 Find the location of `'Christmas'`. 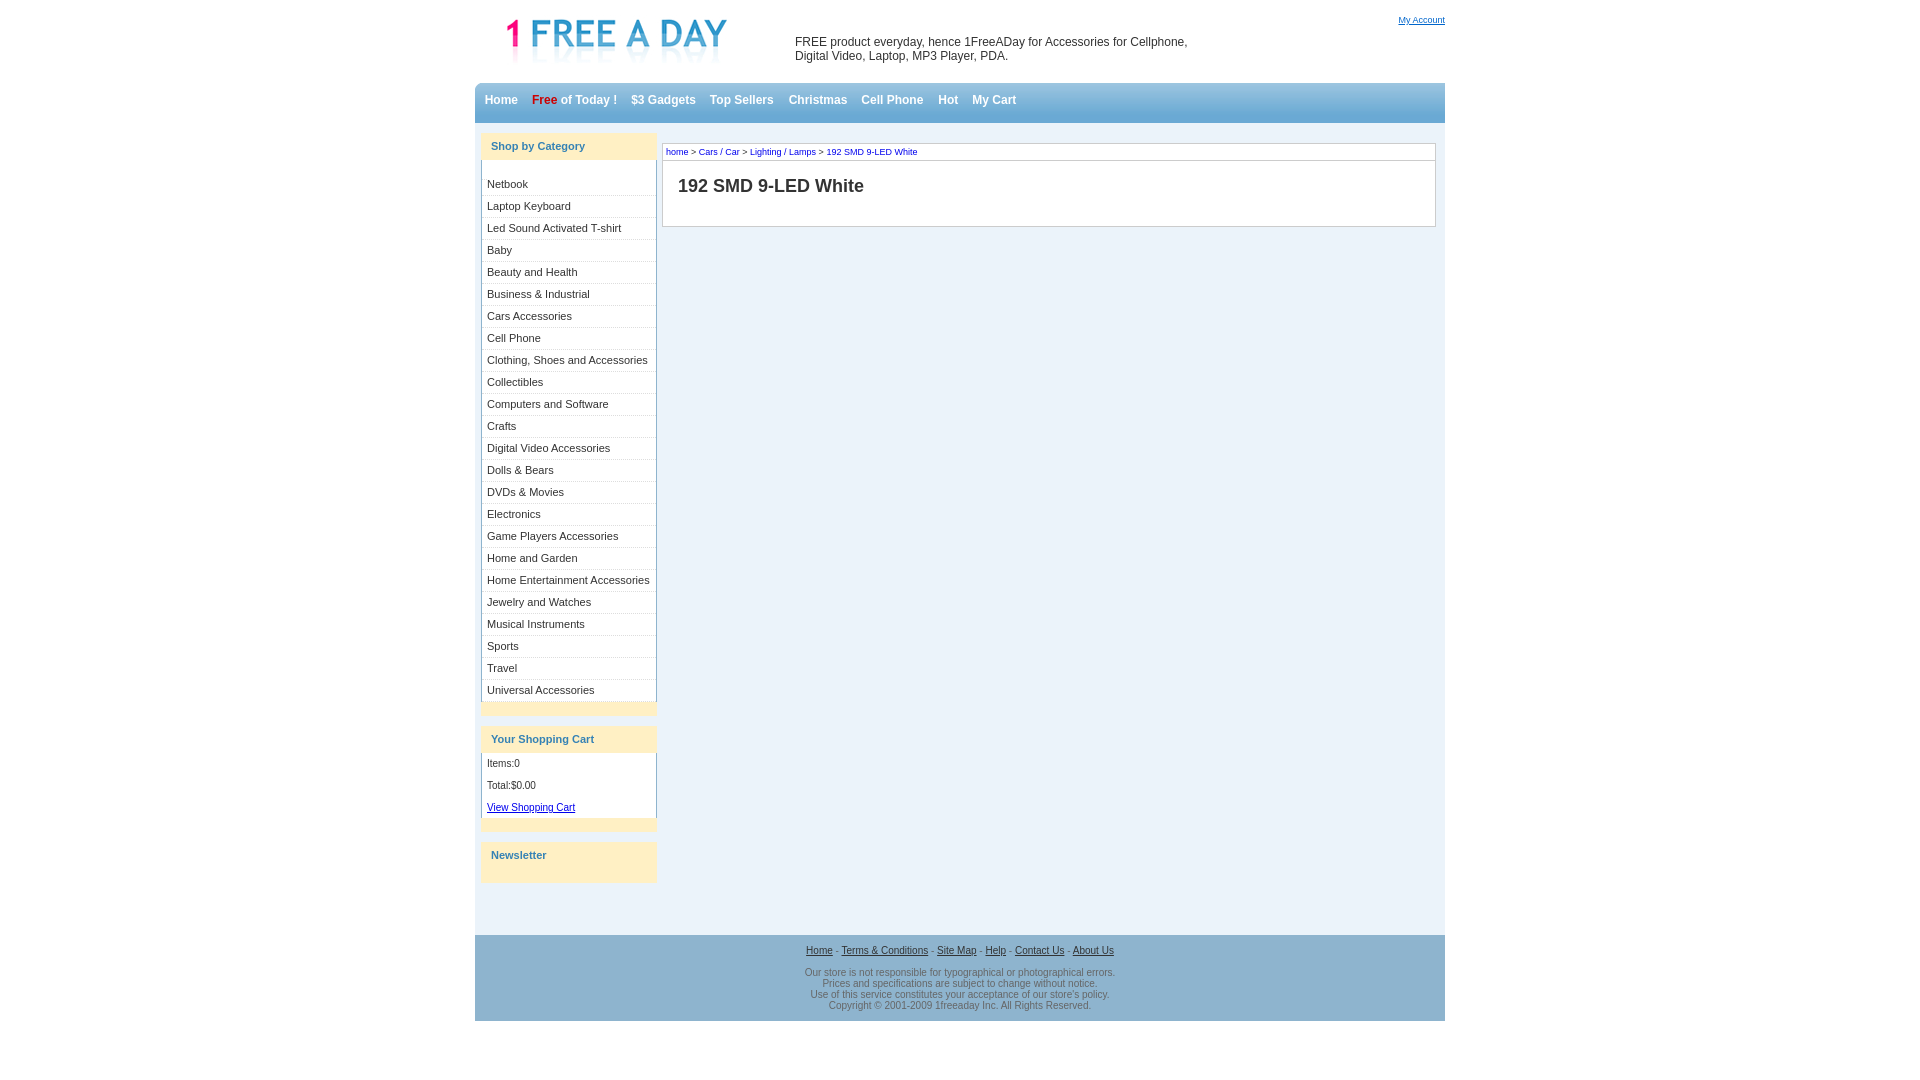

'Christmas' is located at coordinates (817, 100).